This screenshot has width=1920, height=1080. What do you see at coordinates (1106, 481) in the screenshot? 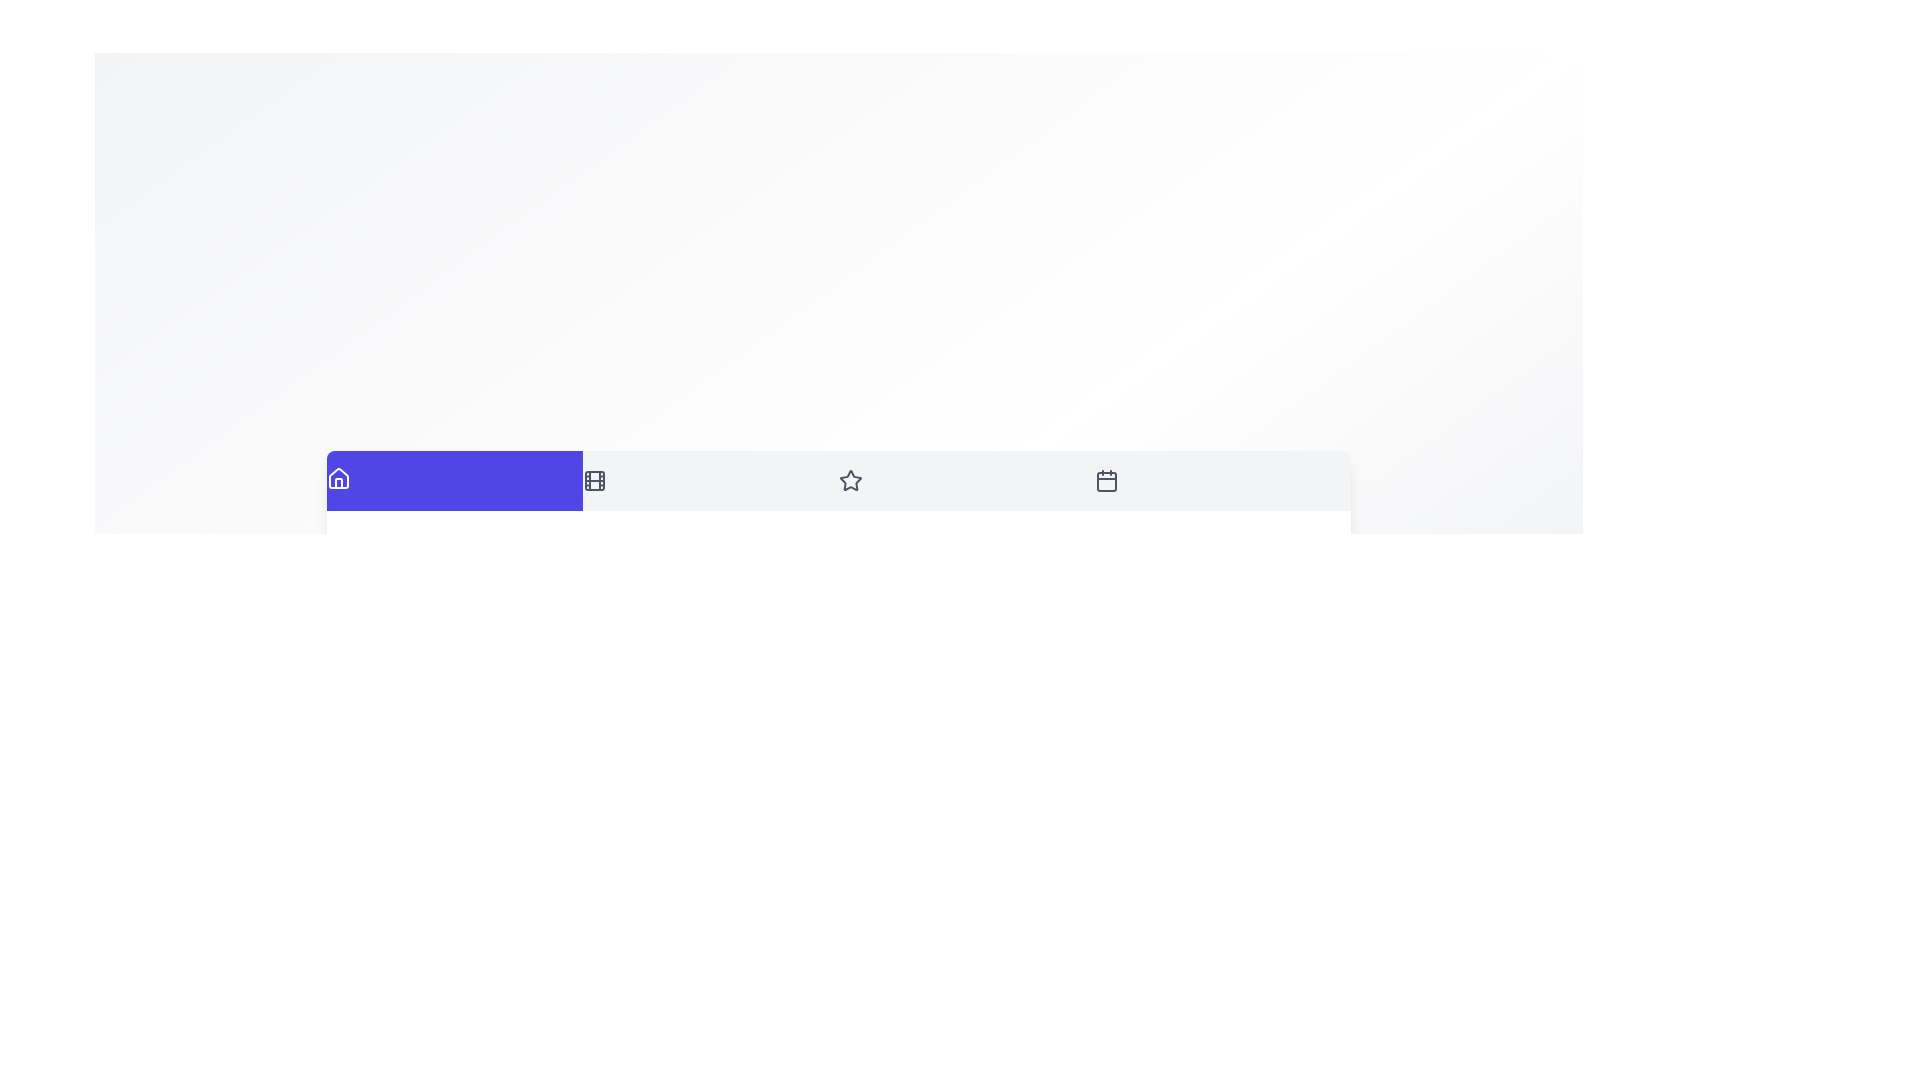
I see `the calendar icon with rounded corners located at the bottom of the interface, which is the third icon from the right in a horizontal row` at bounding box center [1106, 481].